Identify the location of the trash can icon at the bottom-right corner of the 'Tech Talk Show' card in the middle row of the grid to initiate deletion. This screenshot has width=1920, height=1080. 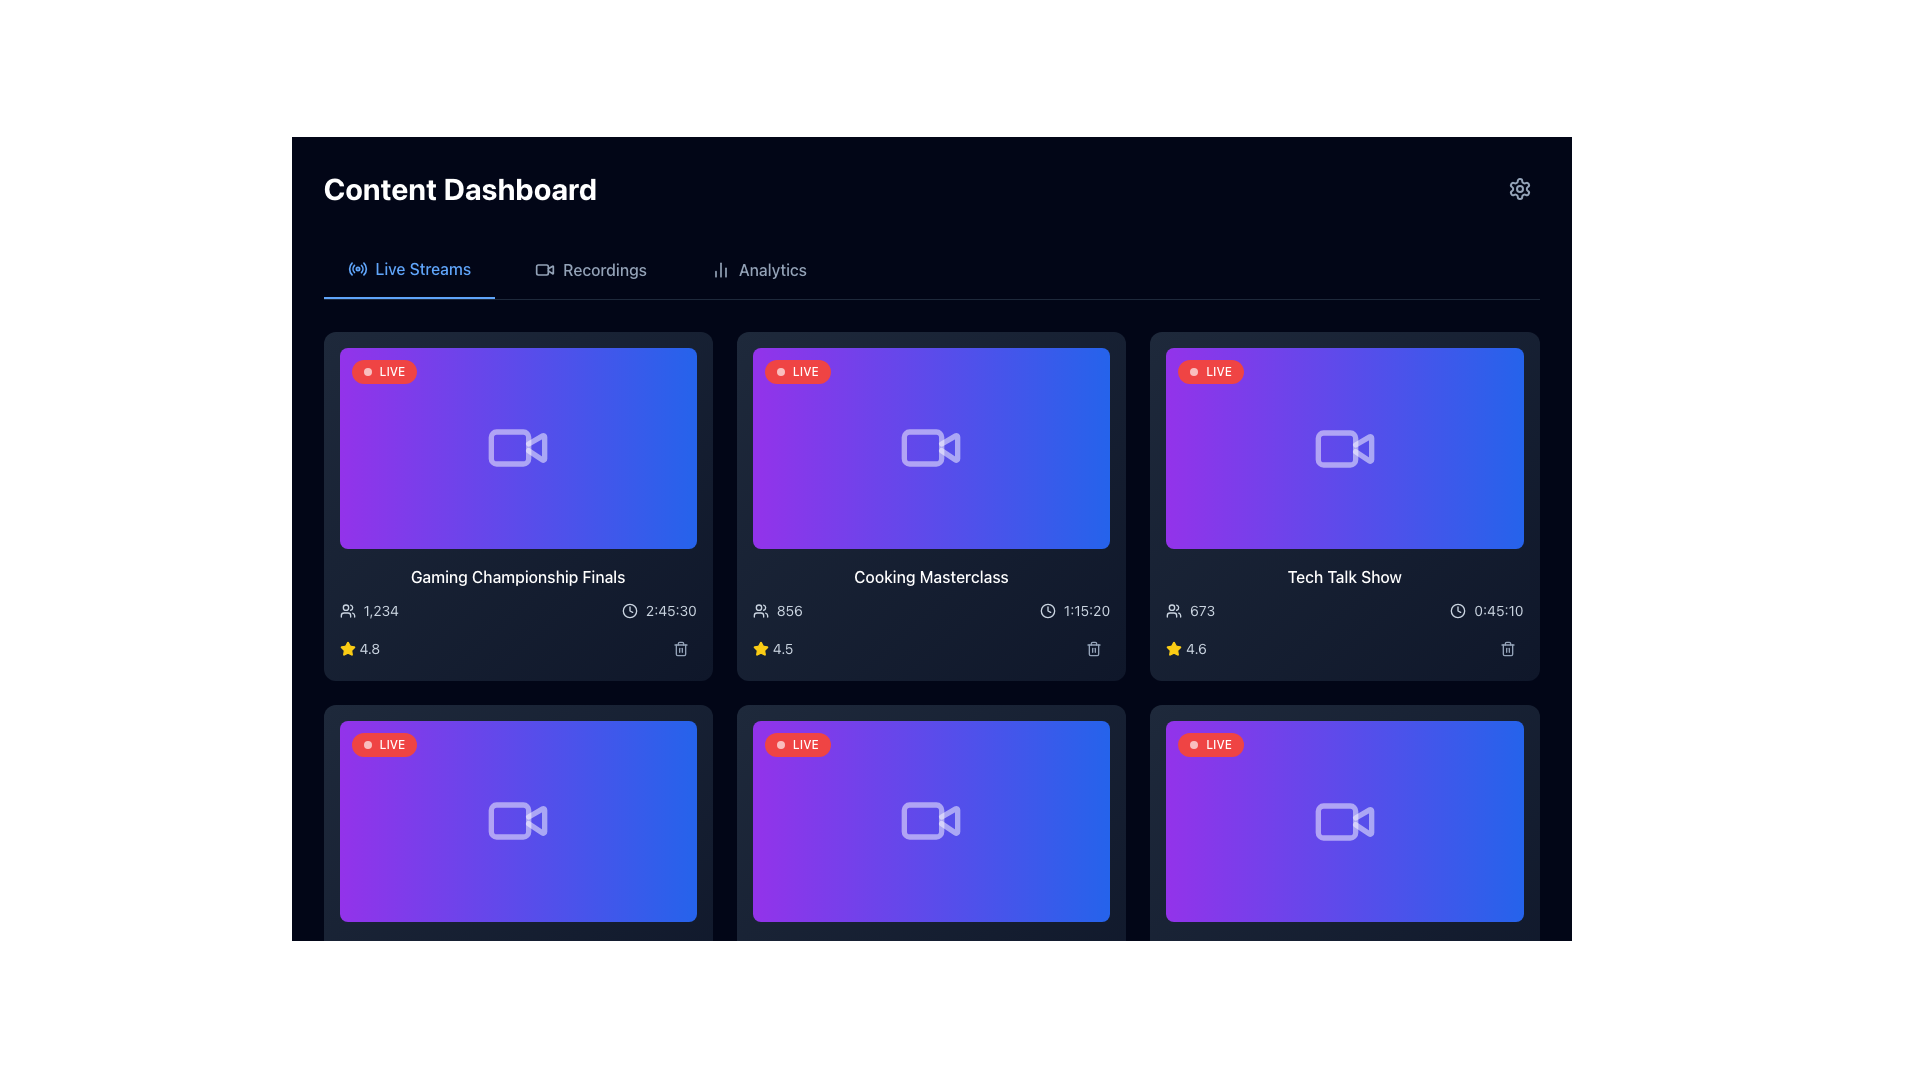
(1507, 648).